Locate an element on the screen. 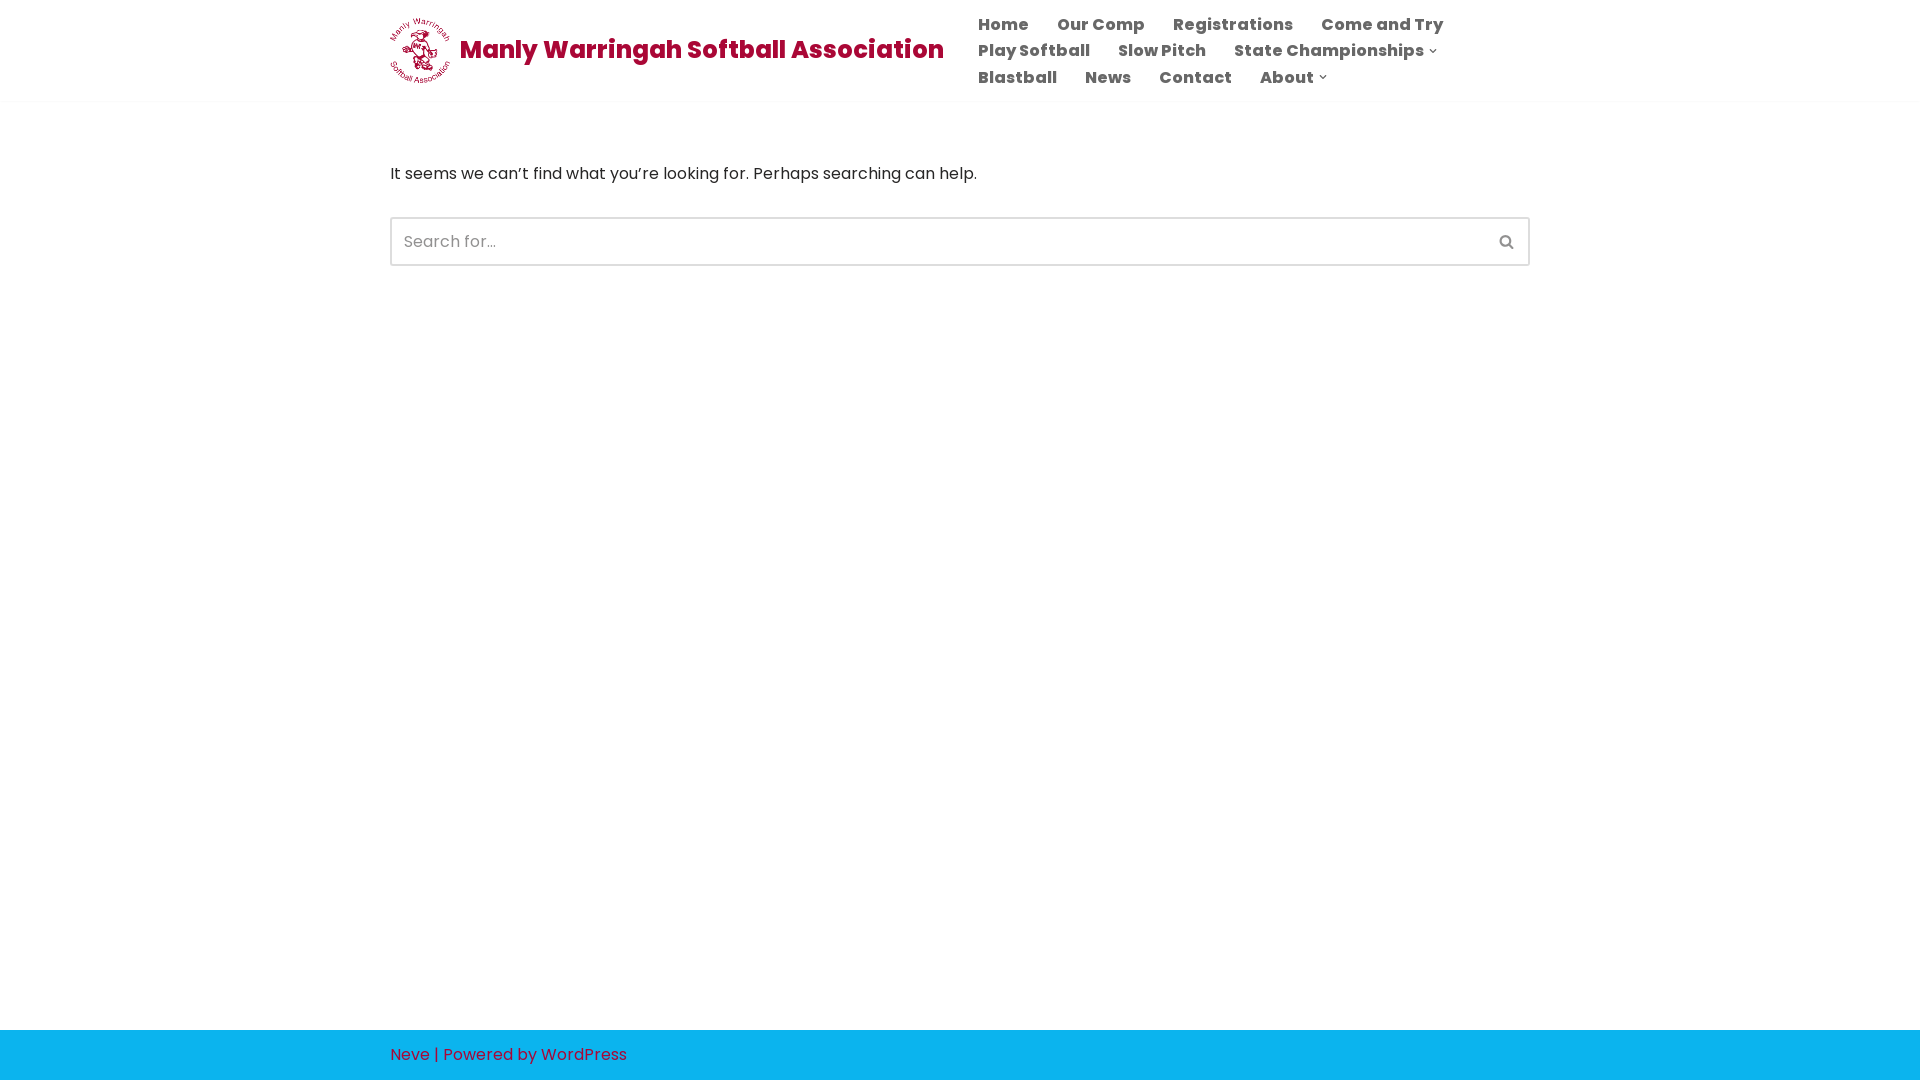 The width and height of the screenshot is (1920, 1080). 'Play Softball' is located at coordinates (1033, 49).